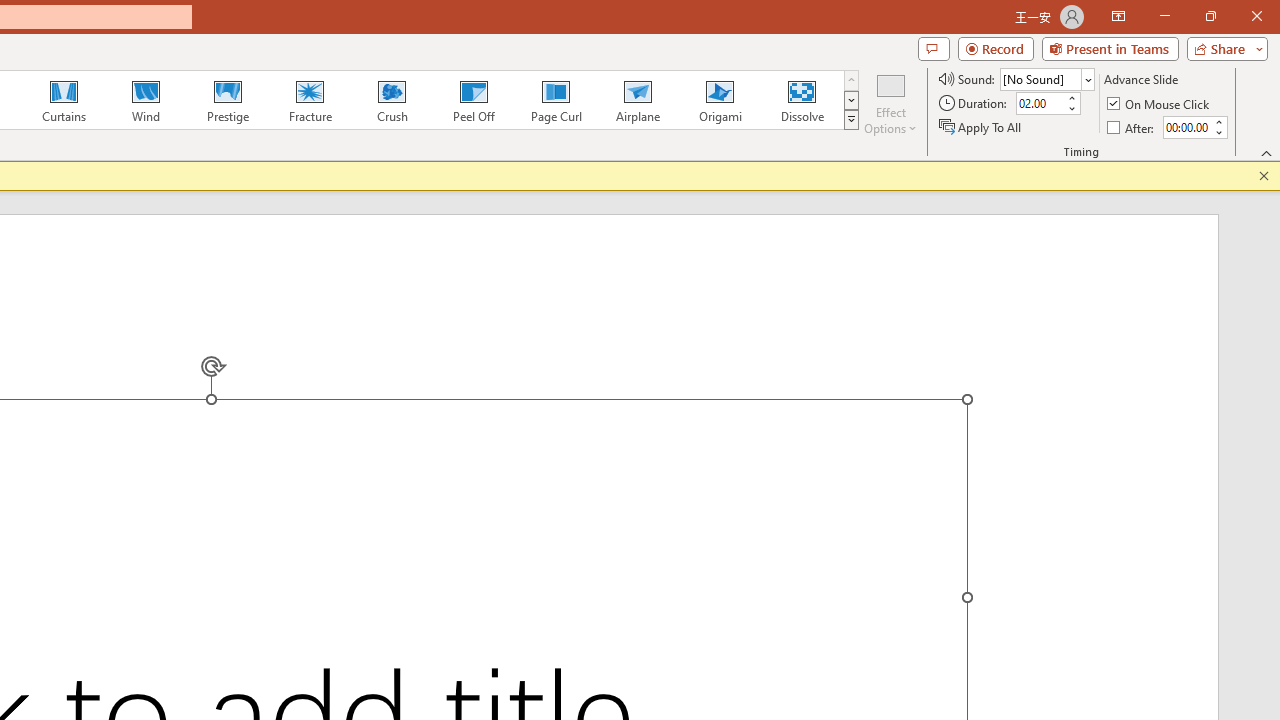 The image size is (1280, 720). Describe the element at coordinates (802, 100) in the screenshot. I see `'Dissolve'` at that location.